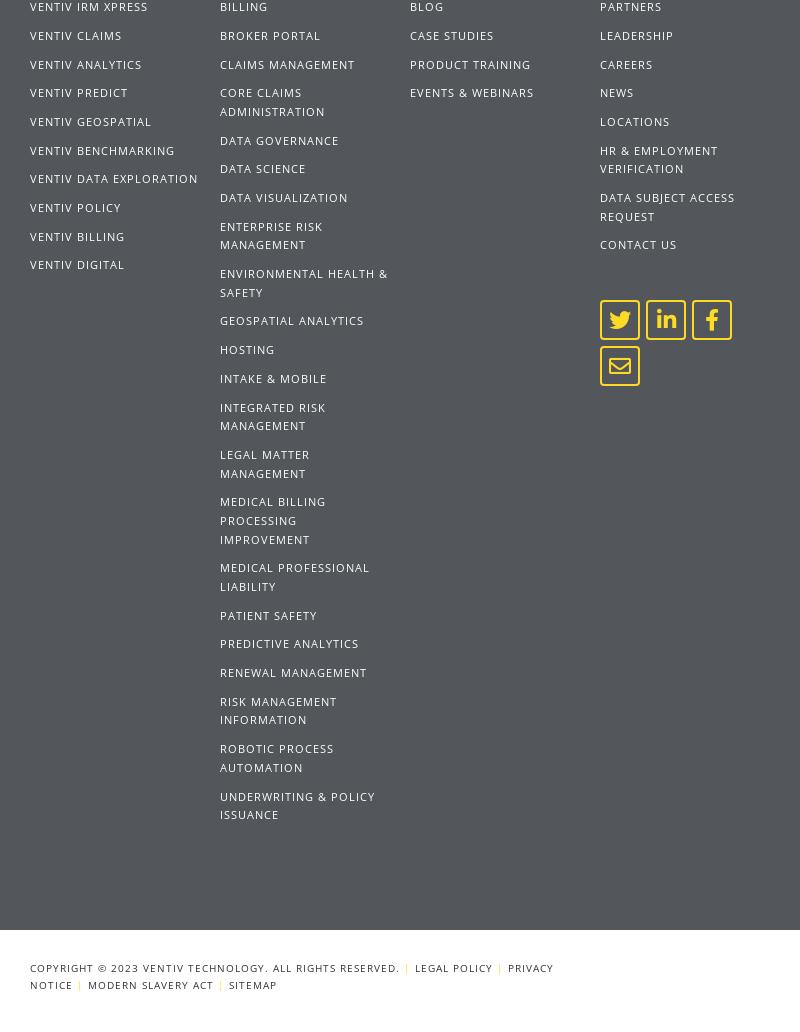  What do you see at coordinates (76, 34) in the screenshot?
I see `'Ventiv Claims'` at bounding box center [76, 34].